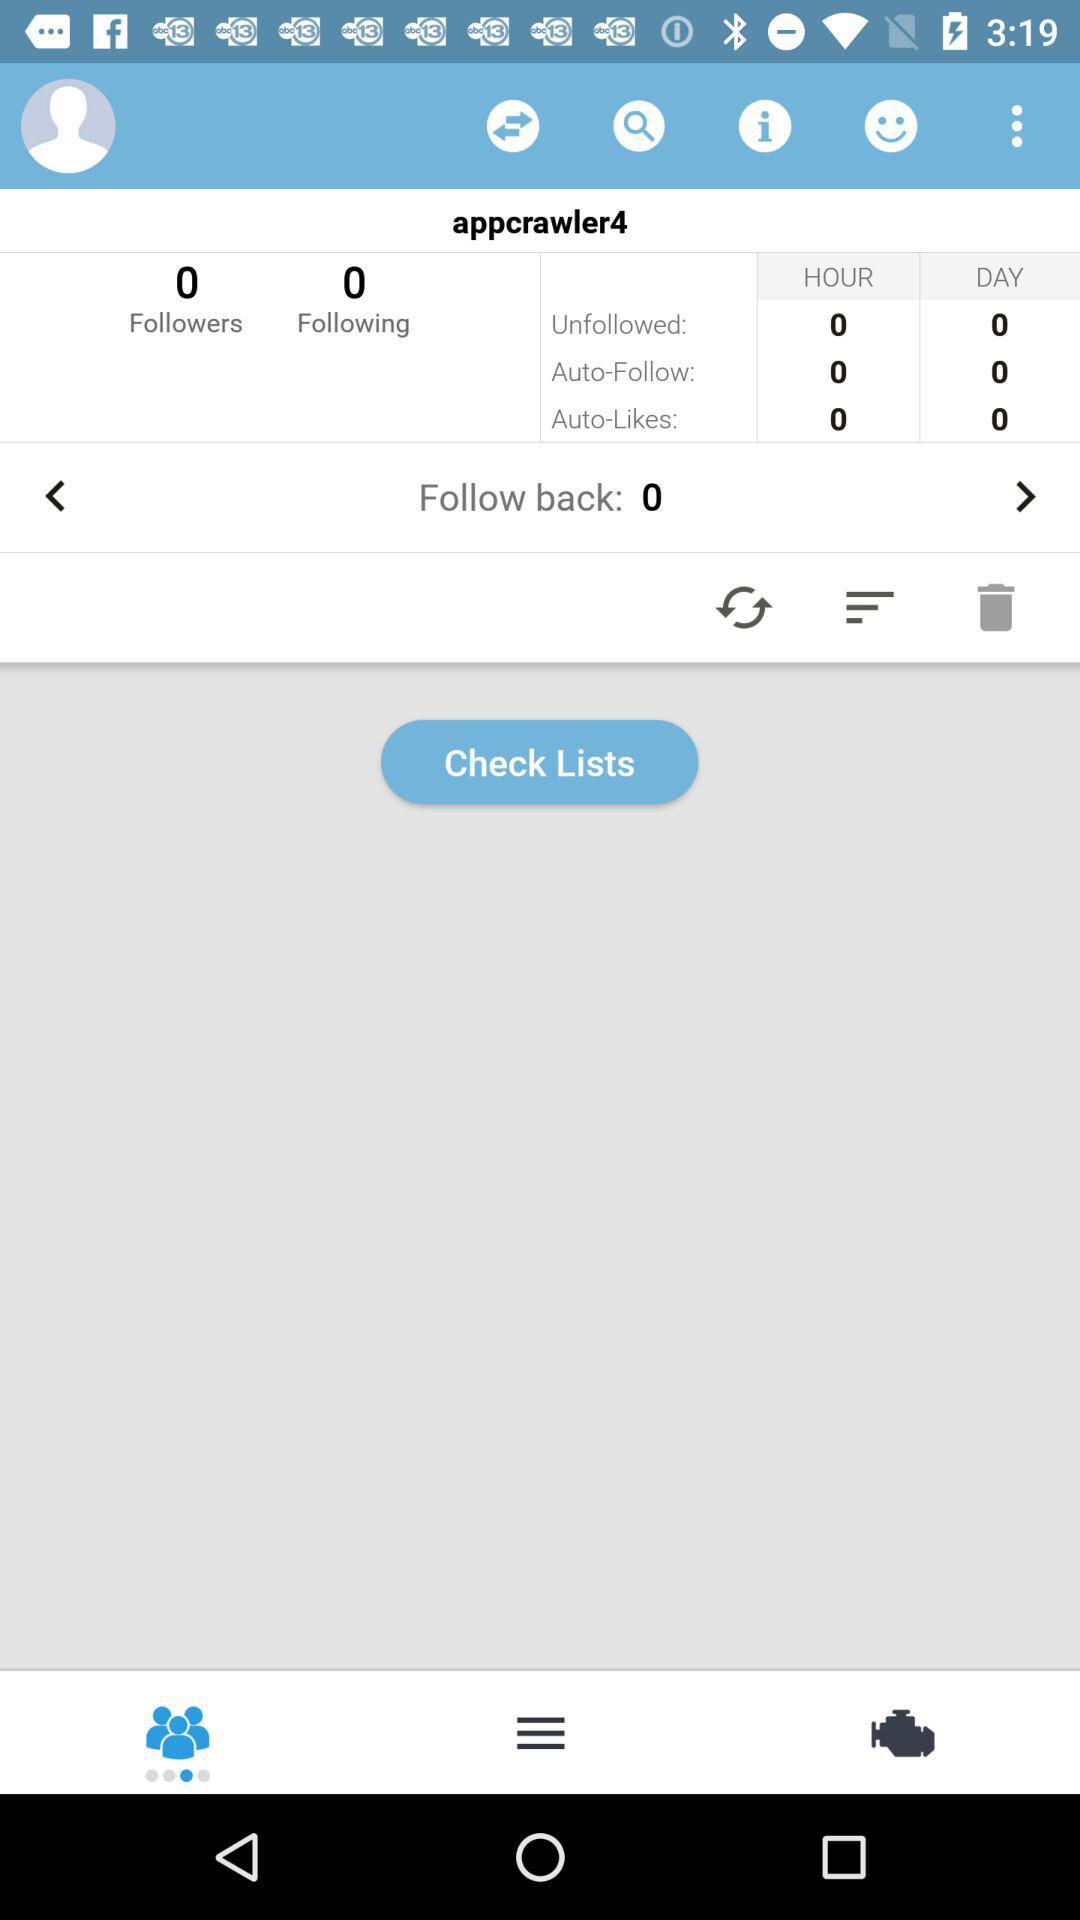 This screenshot has height=1920, width=1080. Describe the element at coordinates (764, 124) in the screenshot. I see `information option` at that location.